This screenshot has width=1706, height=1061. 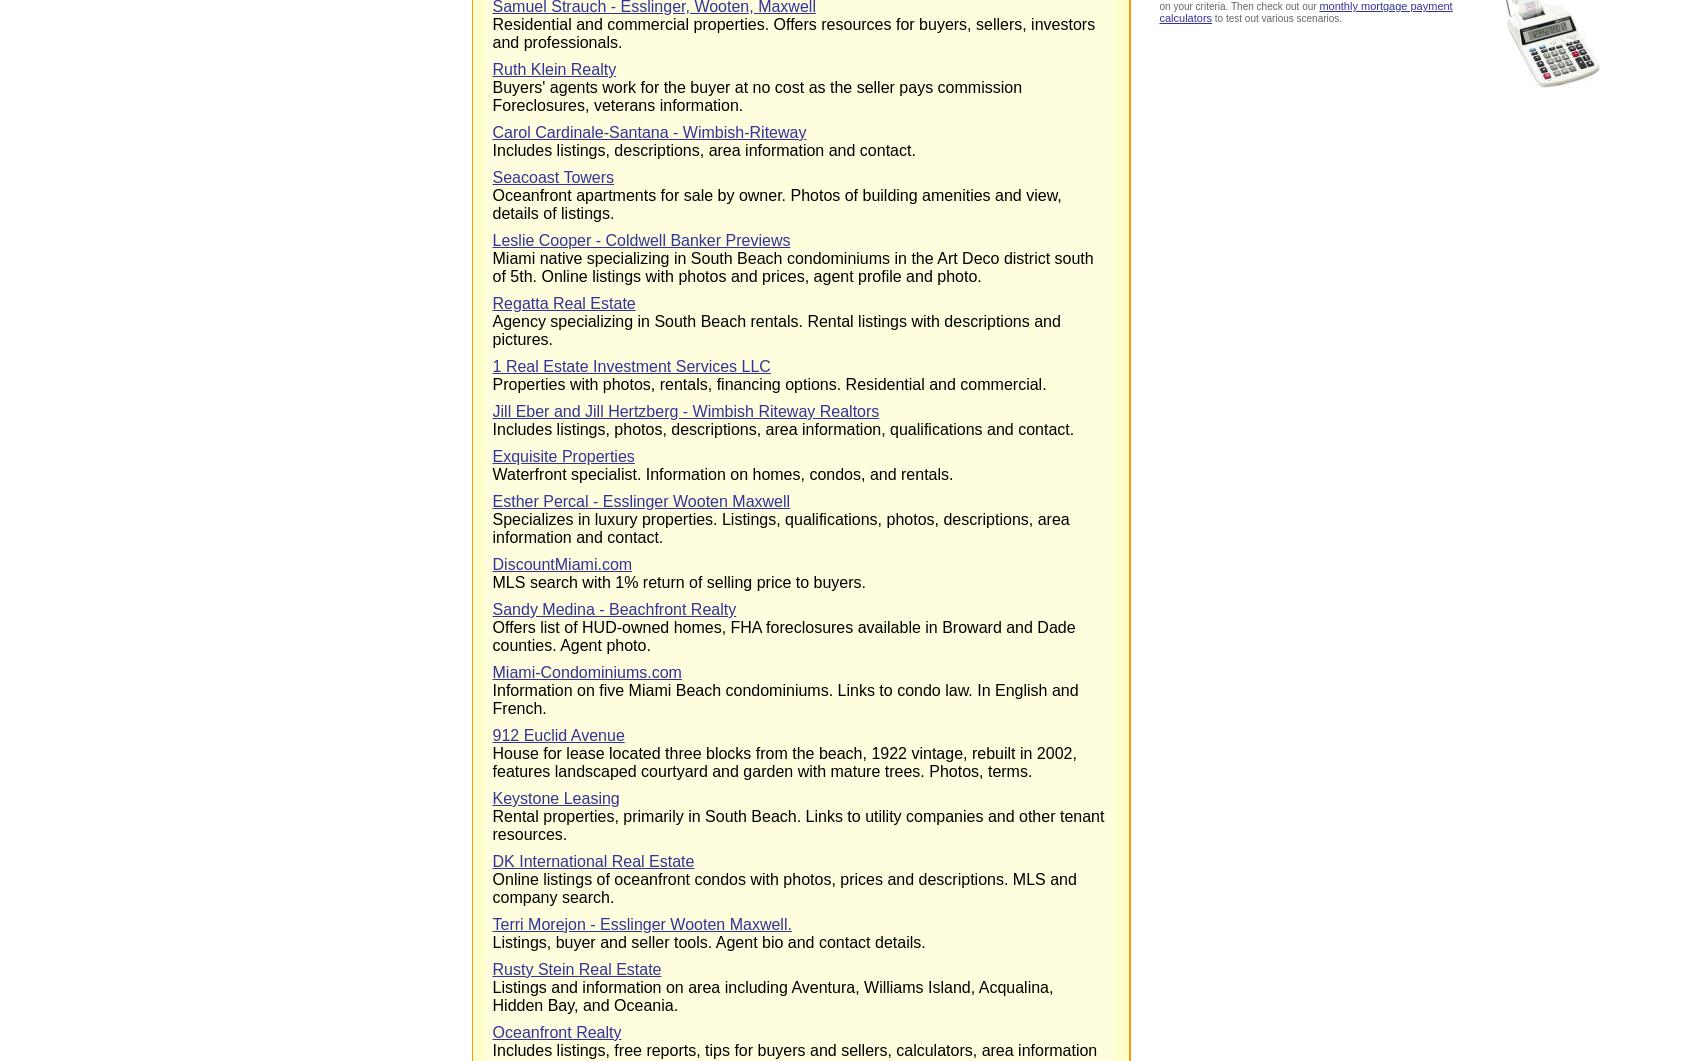 What do you see at coordinates (647, 132) in the screenshot?
I see `'Carol Cardinale-Santana - Wimbish-Riteway'` at bounding box center [647, 132].